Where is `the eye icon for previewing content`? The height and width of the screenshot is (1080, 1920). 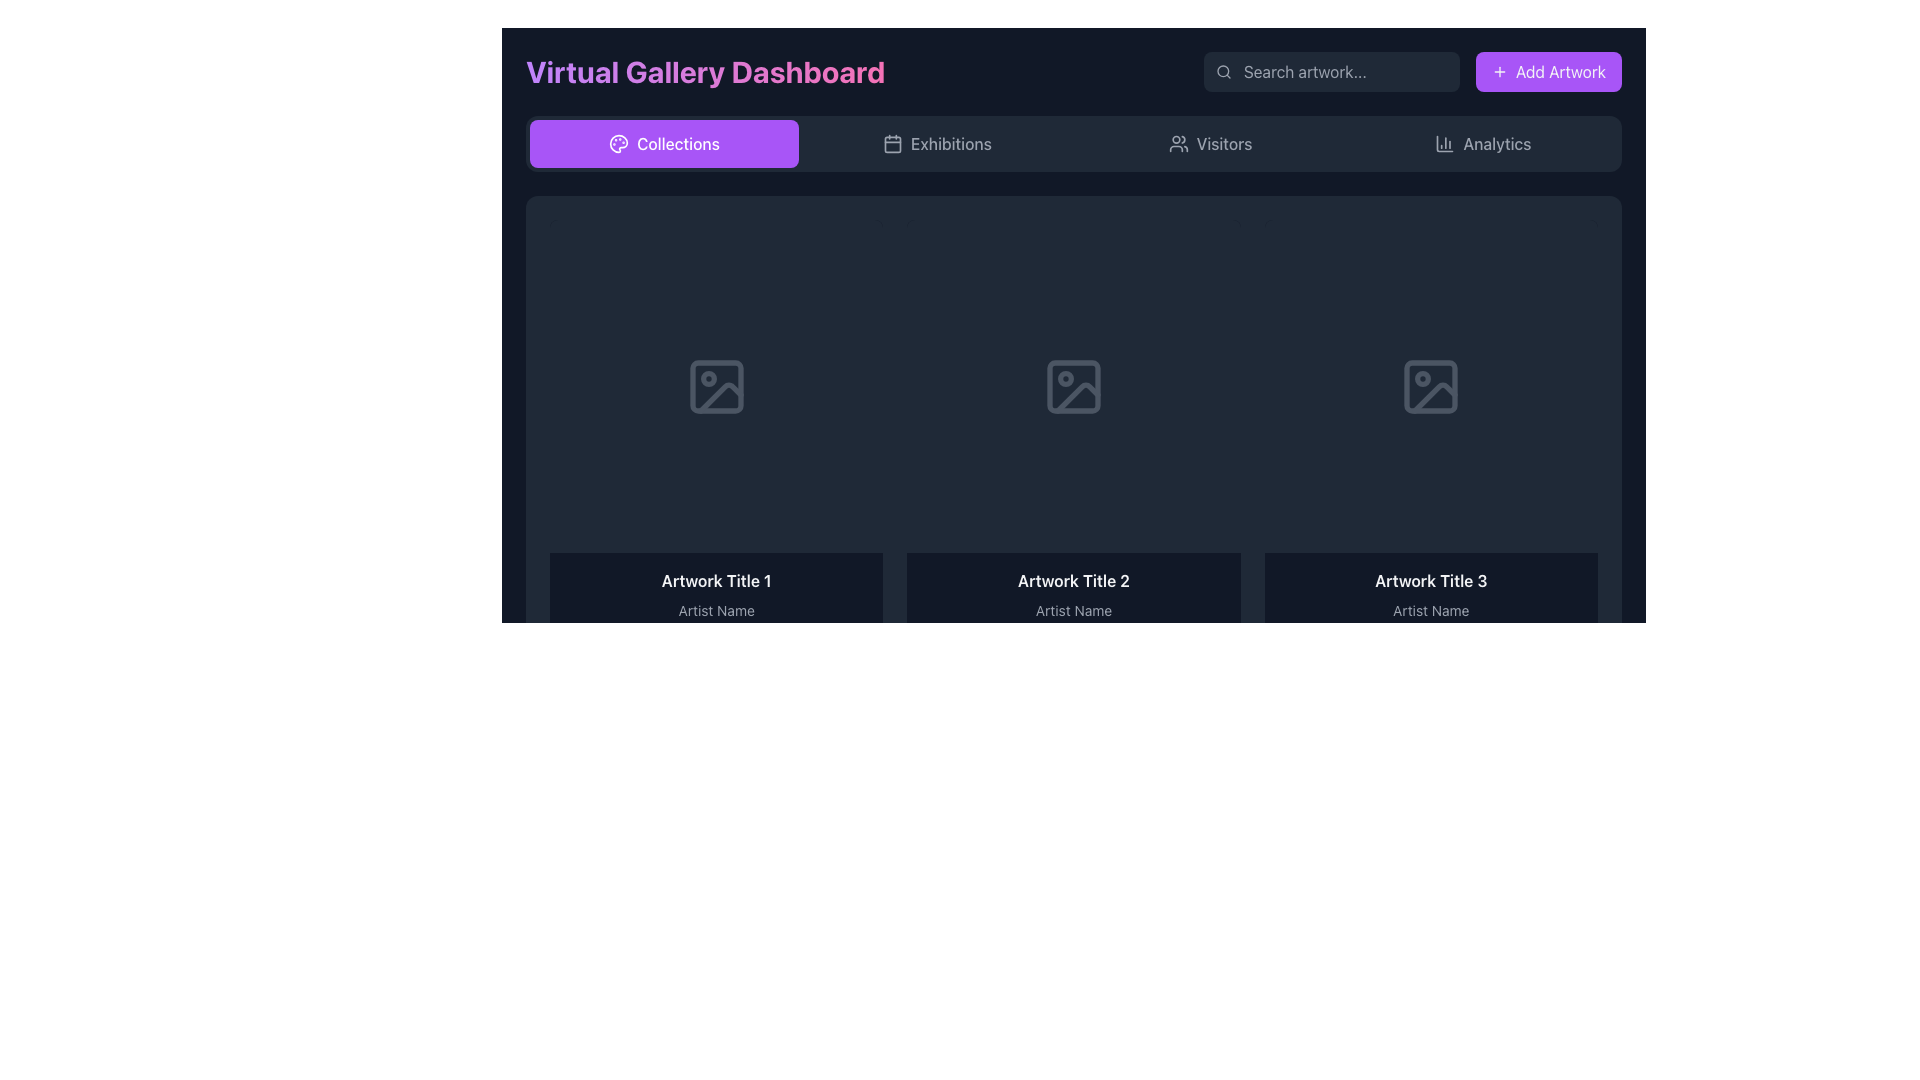 the eye icon for previewing content is located at coordinates (690, 386).